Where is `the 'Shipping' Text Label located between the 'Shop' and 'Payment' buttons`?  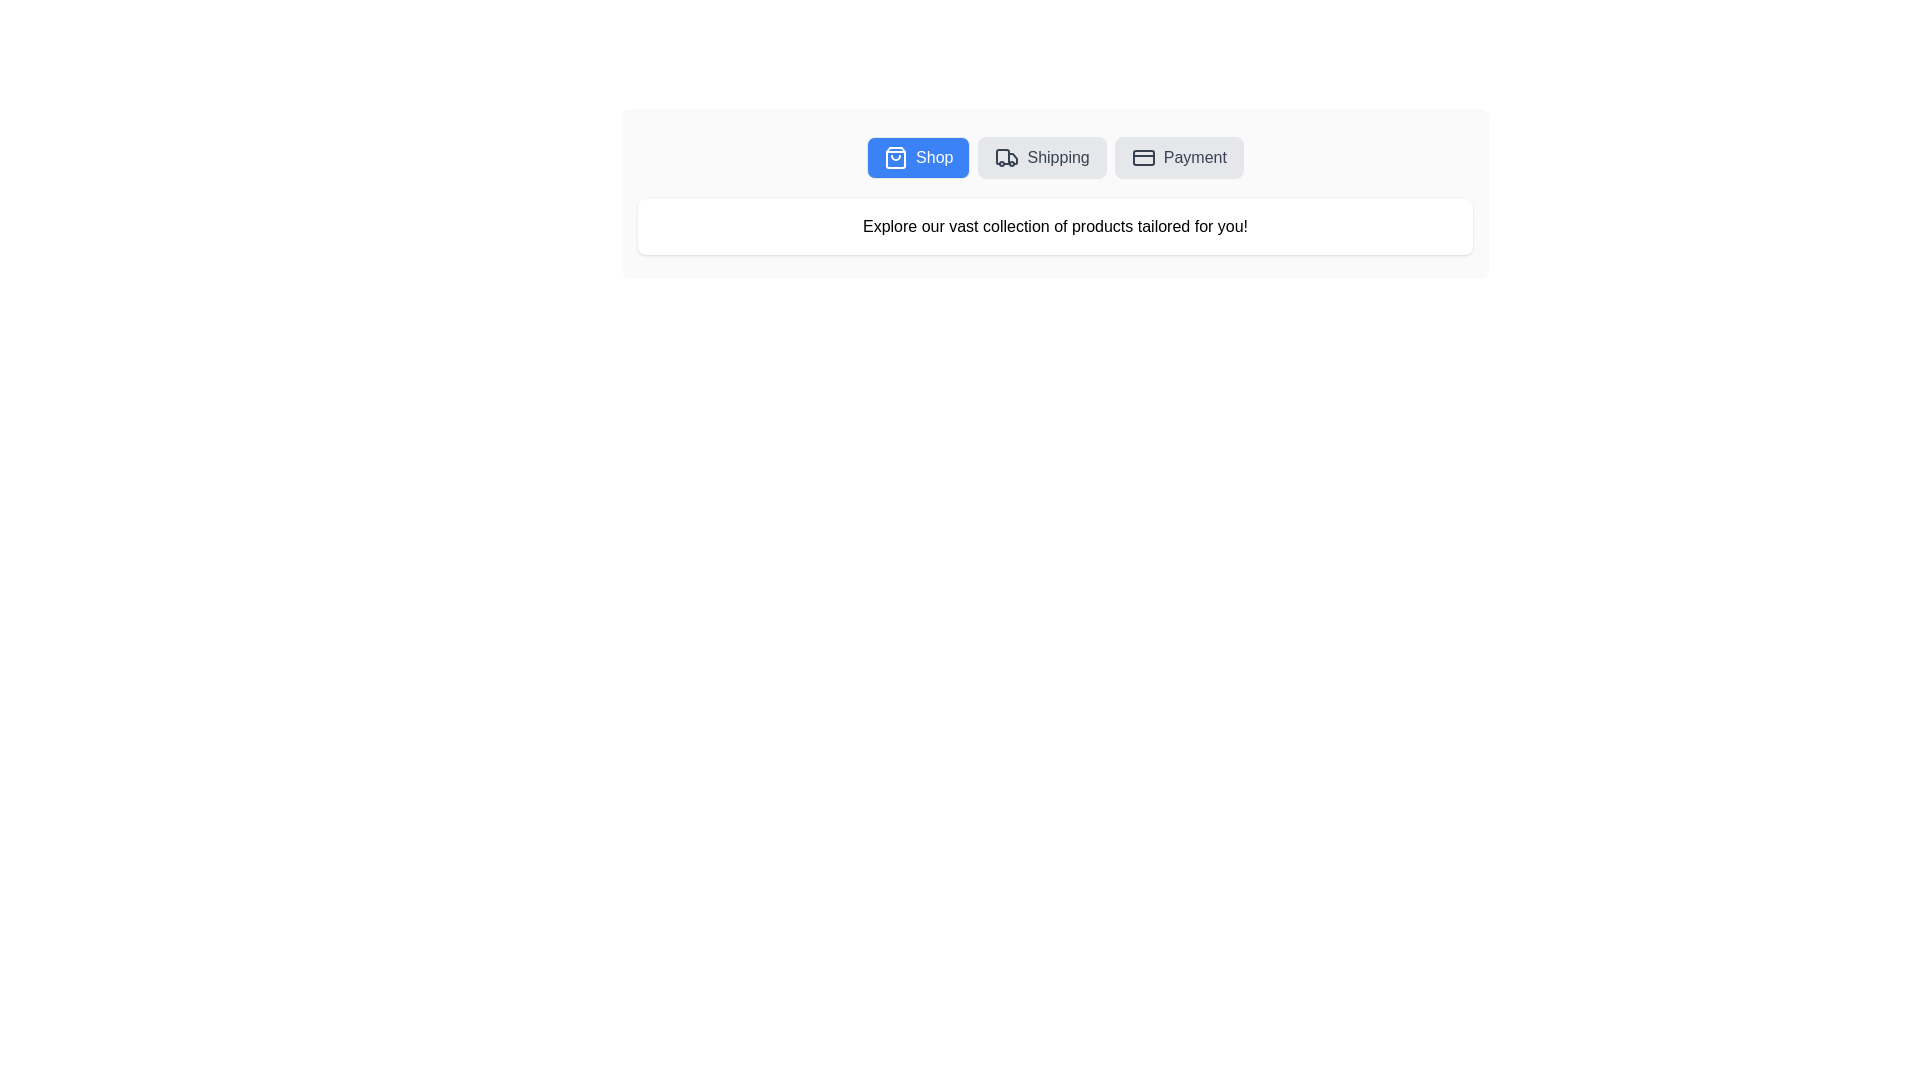
the 'Shipping' Text Label located between the 'Shop' and 'Payment' buttons is located at coordinates (1057, 157).